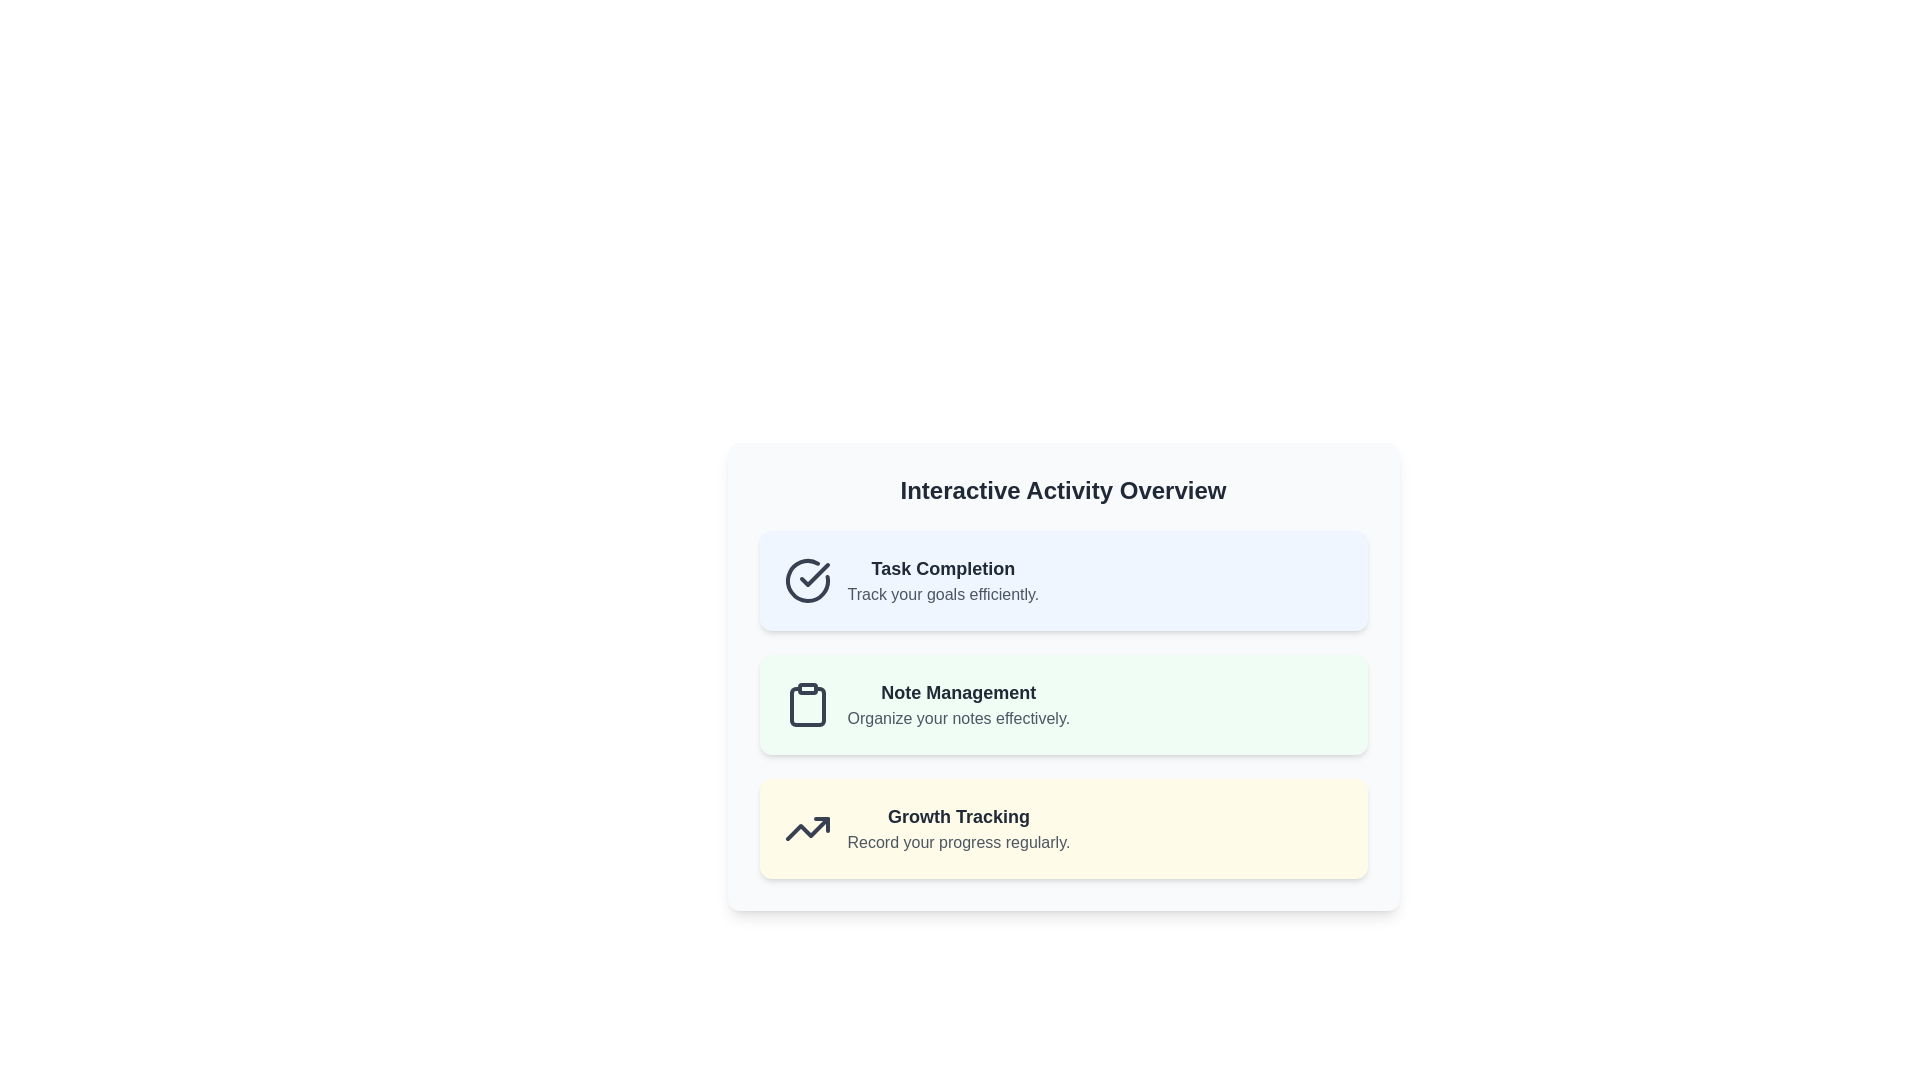 Image resolution: width=1920 pixels, height=1080 pixels. What do you see at coordinates (807, 829) in the screenshot?
I see `the upward-trending line chart icon, which is dark gray on a light yellow background, located to the left of the 'Growth Tracking' text in the third row of the list items` at bounding box center [807, 829].